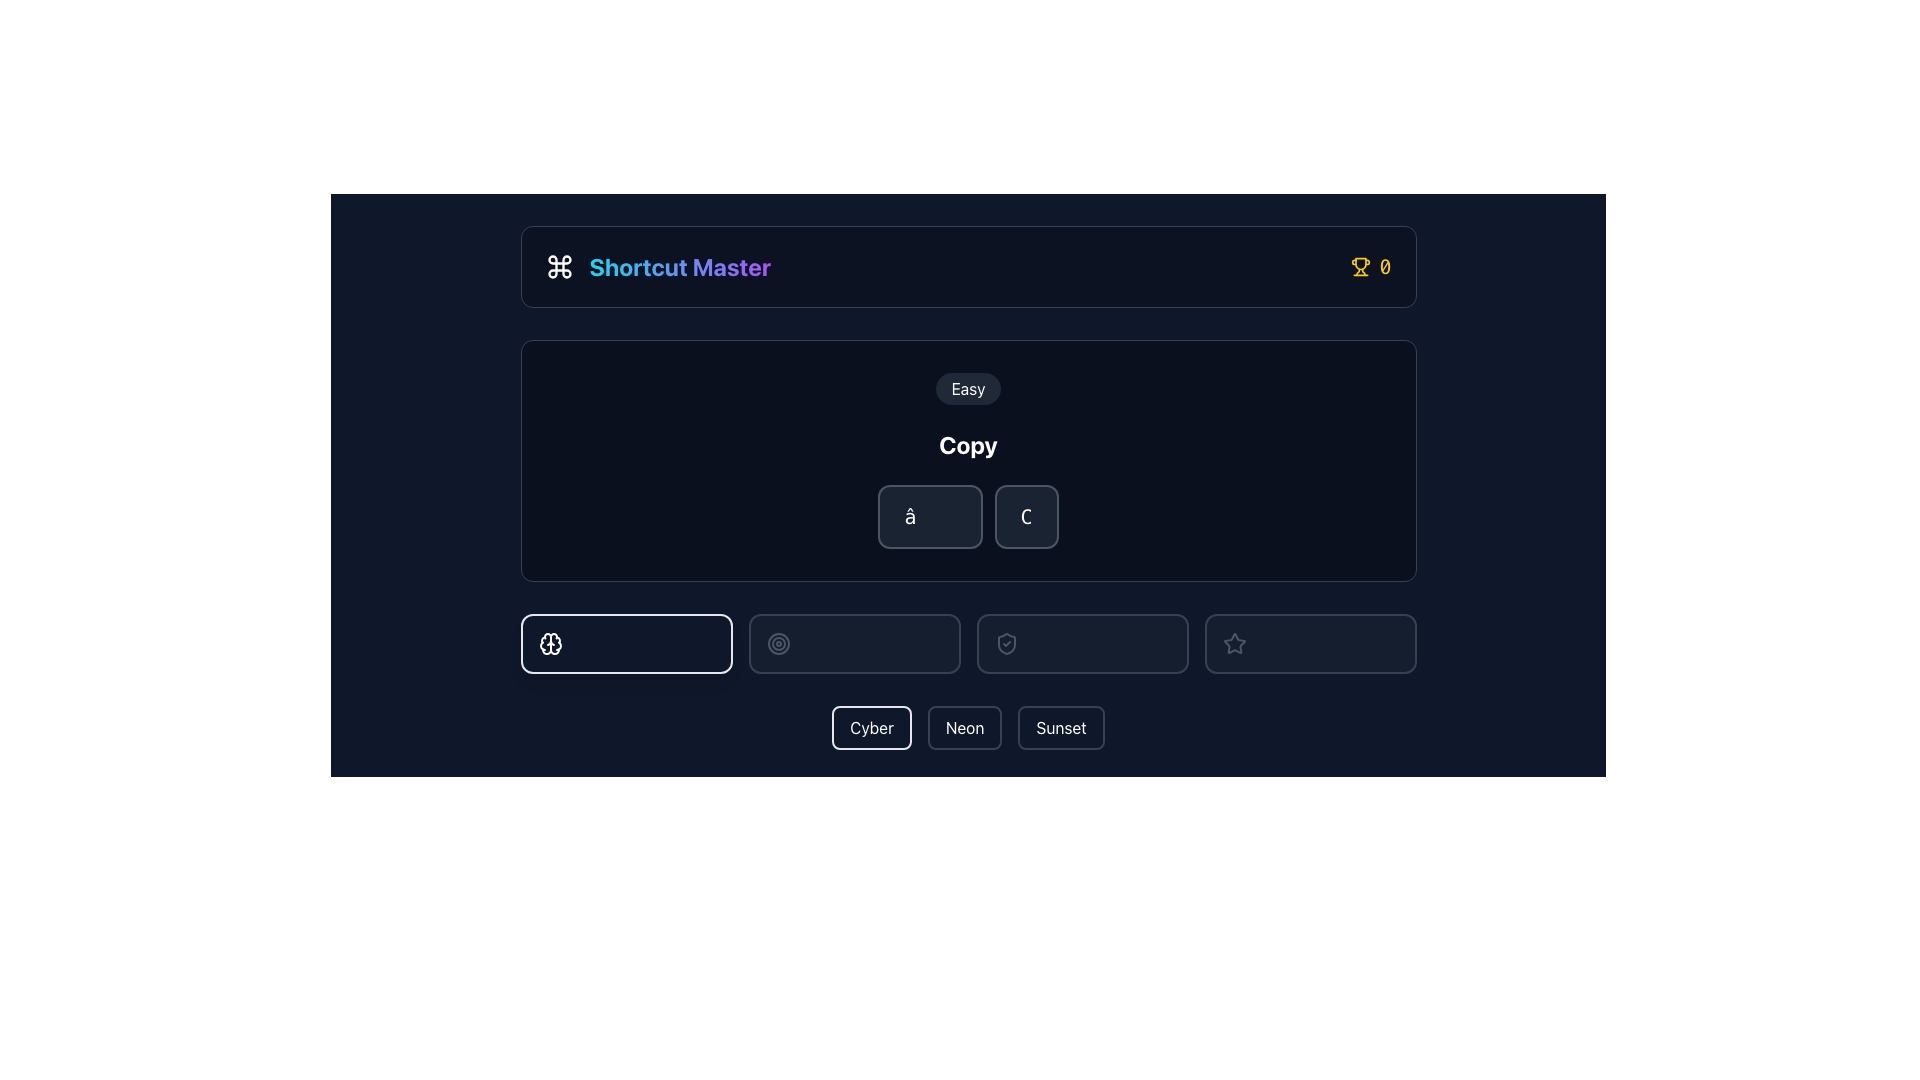 Image resolution: width=1920 pixels, height=1080 pixels. Describe the element at coordinates (968, 728) in the screenshot. I see `the selectable button located at the bottom of the layout, positioned between 'Cyber' and 'Sunset' segments` at that location.